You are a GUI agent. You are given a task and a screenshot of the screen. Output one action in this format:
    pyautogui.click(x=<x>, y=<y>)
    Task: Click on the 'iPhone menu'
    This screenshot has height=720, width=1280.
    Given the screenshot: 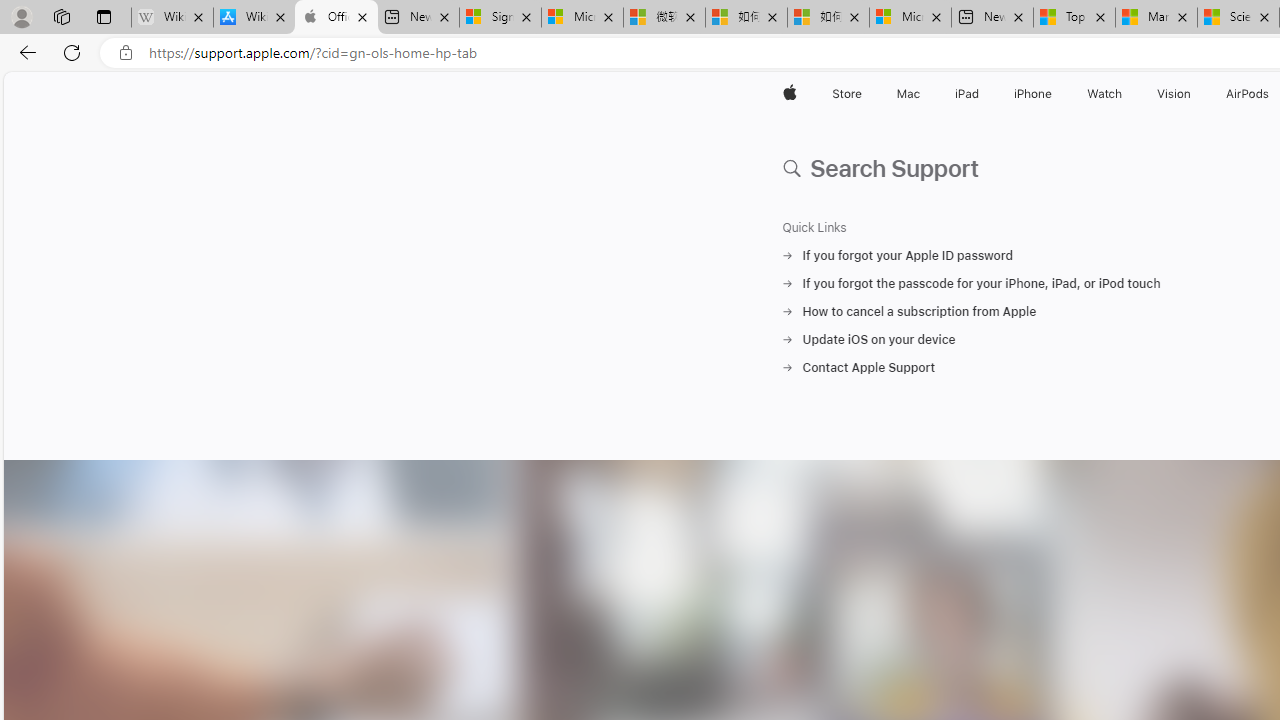 What is the action you would take?
    pyautogui.click(x=1055, y=93)
    